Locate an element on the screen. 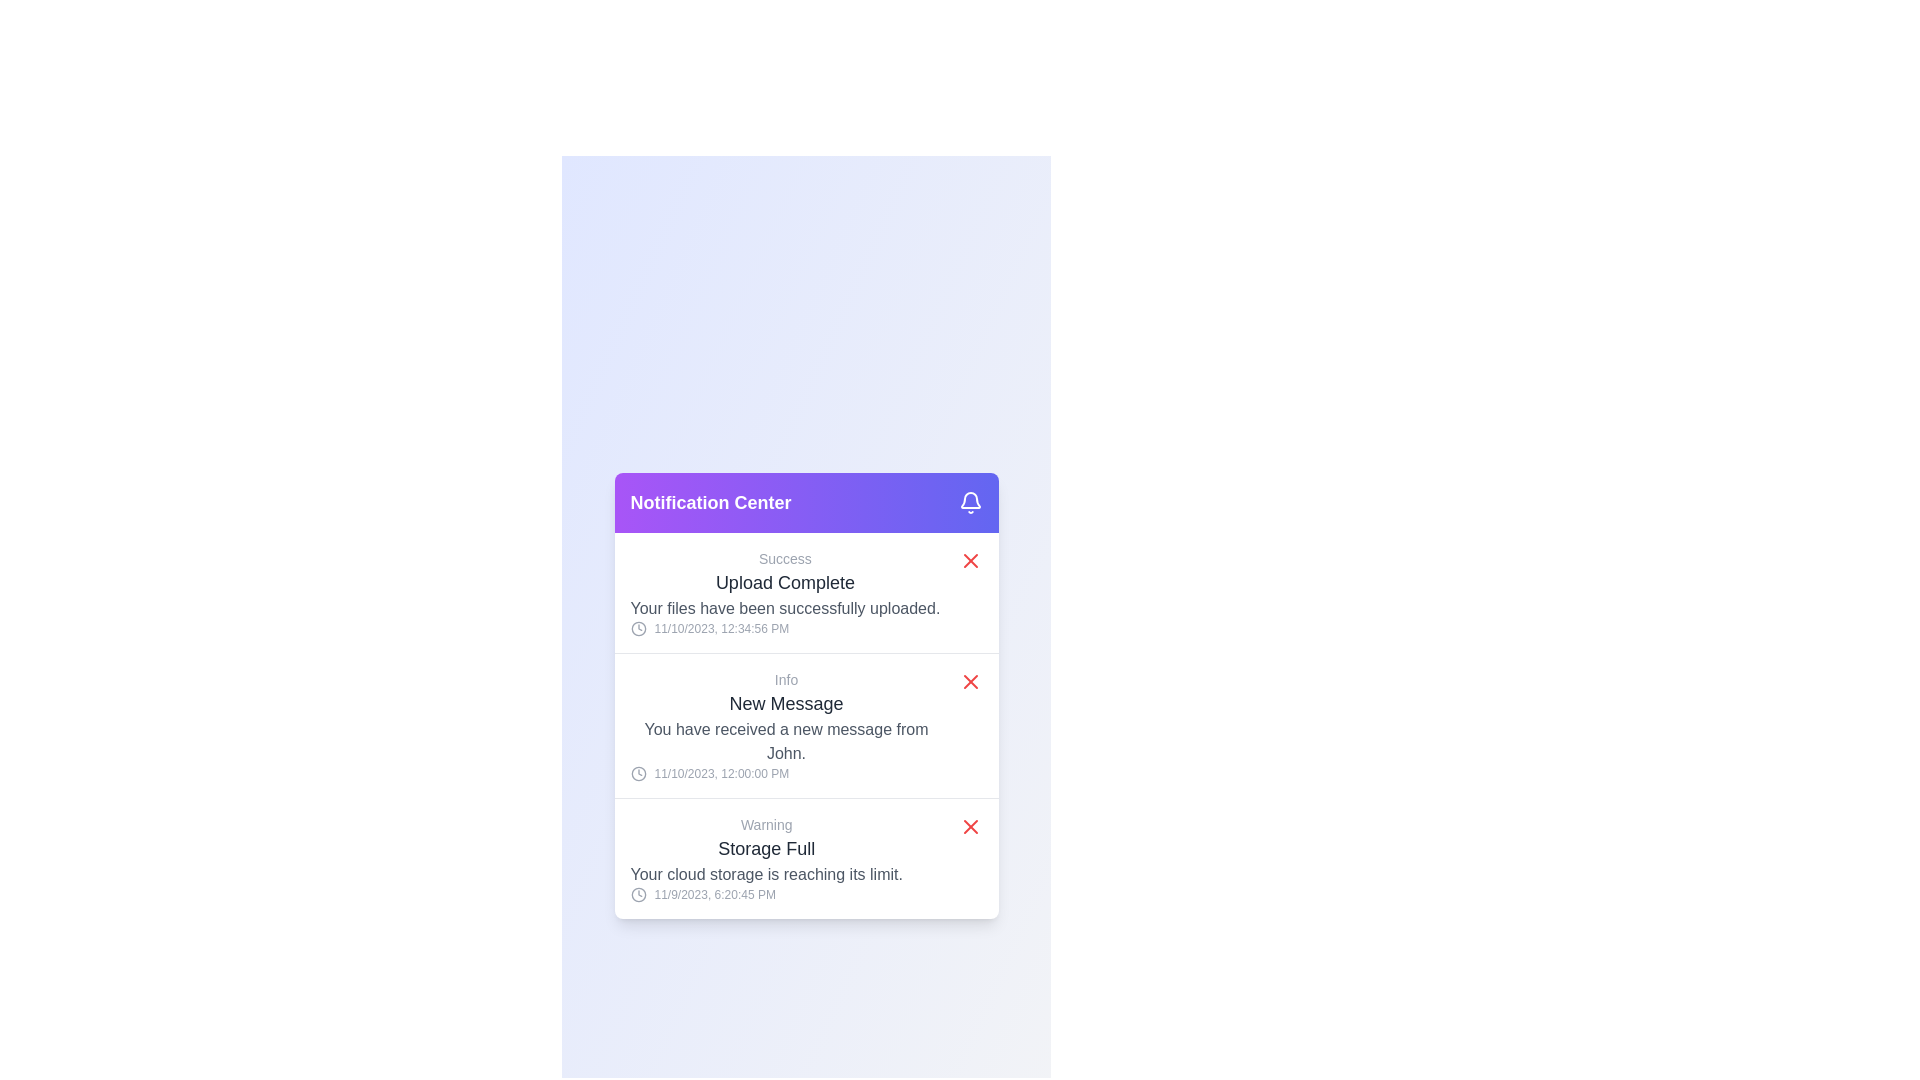 The width and height of the screenshot is (1920, 1080). the button located at the far-right end of the 'Storage Full' notification in the notification center modal is located at coordinates (970, 826).